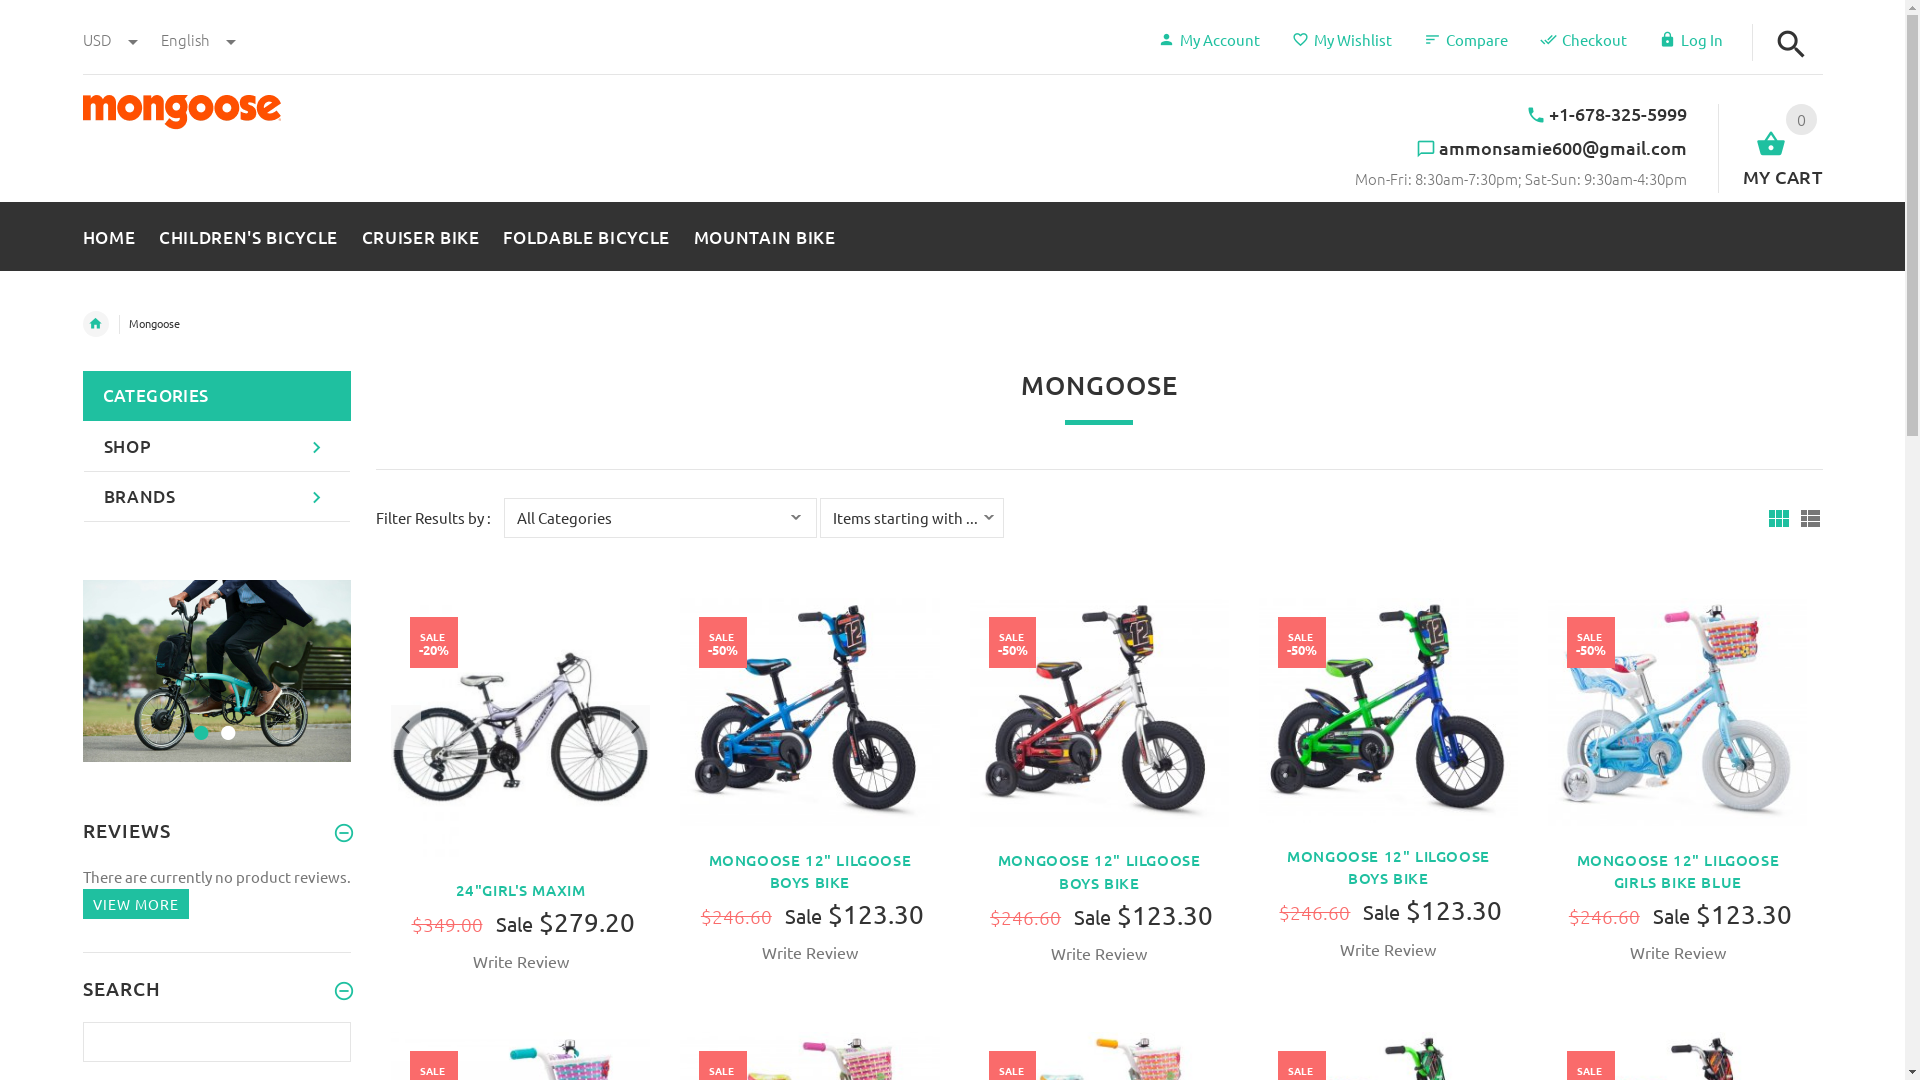  I want to click on ' Write Review ', so click(469, 960).